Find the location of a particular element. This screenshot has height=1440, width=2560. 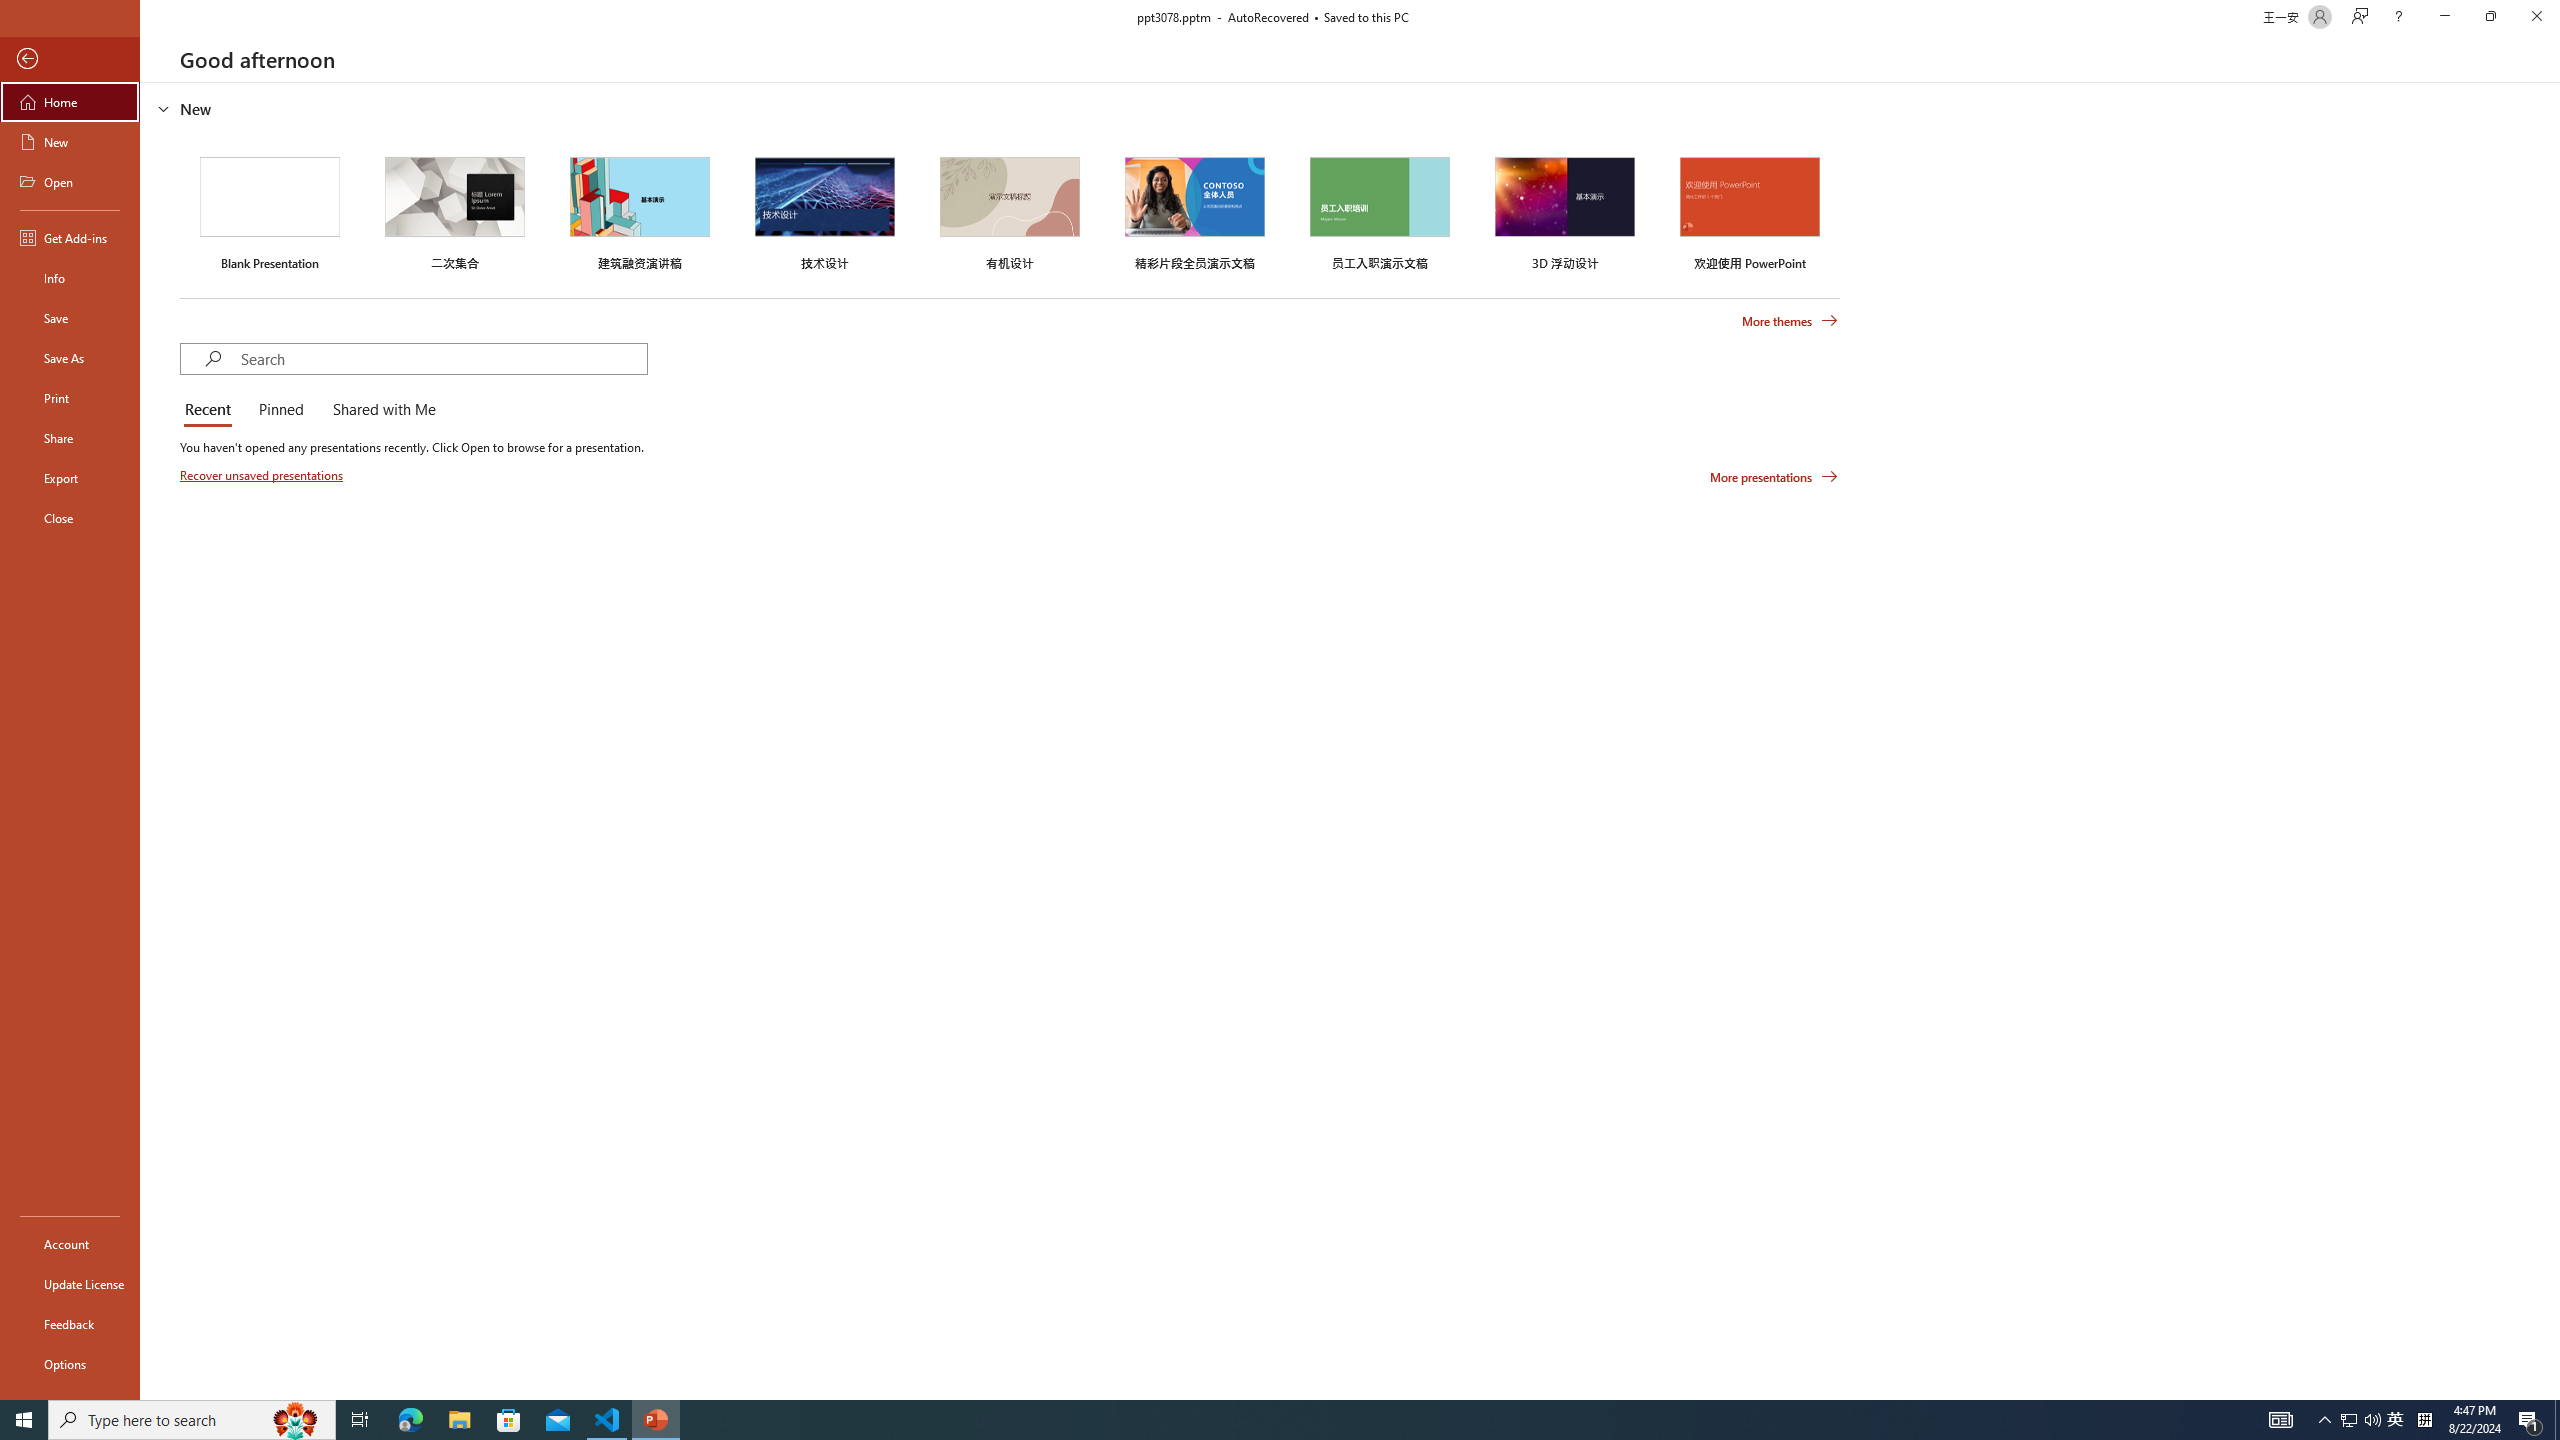

'Update License' is located at coordinates (69, 1283).